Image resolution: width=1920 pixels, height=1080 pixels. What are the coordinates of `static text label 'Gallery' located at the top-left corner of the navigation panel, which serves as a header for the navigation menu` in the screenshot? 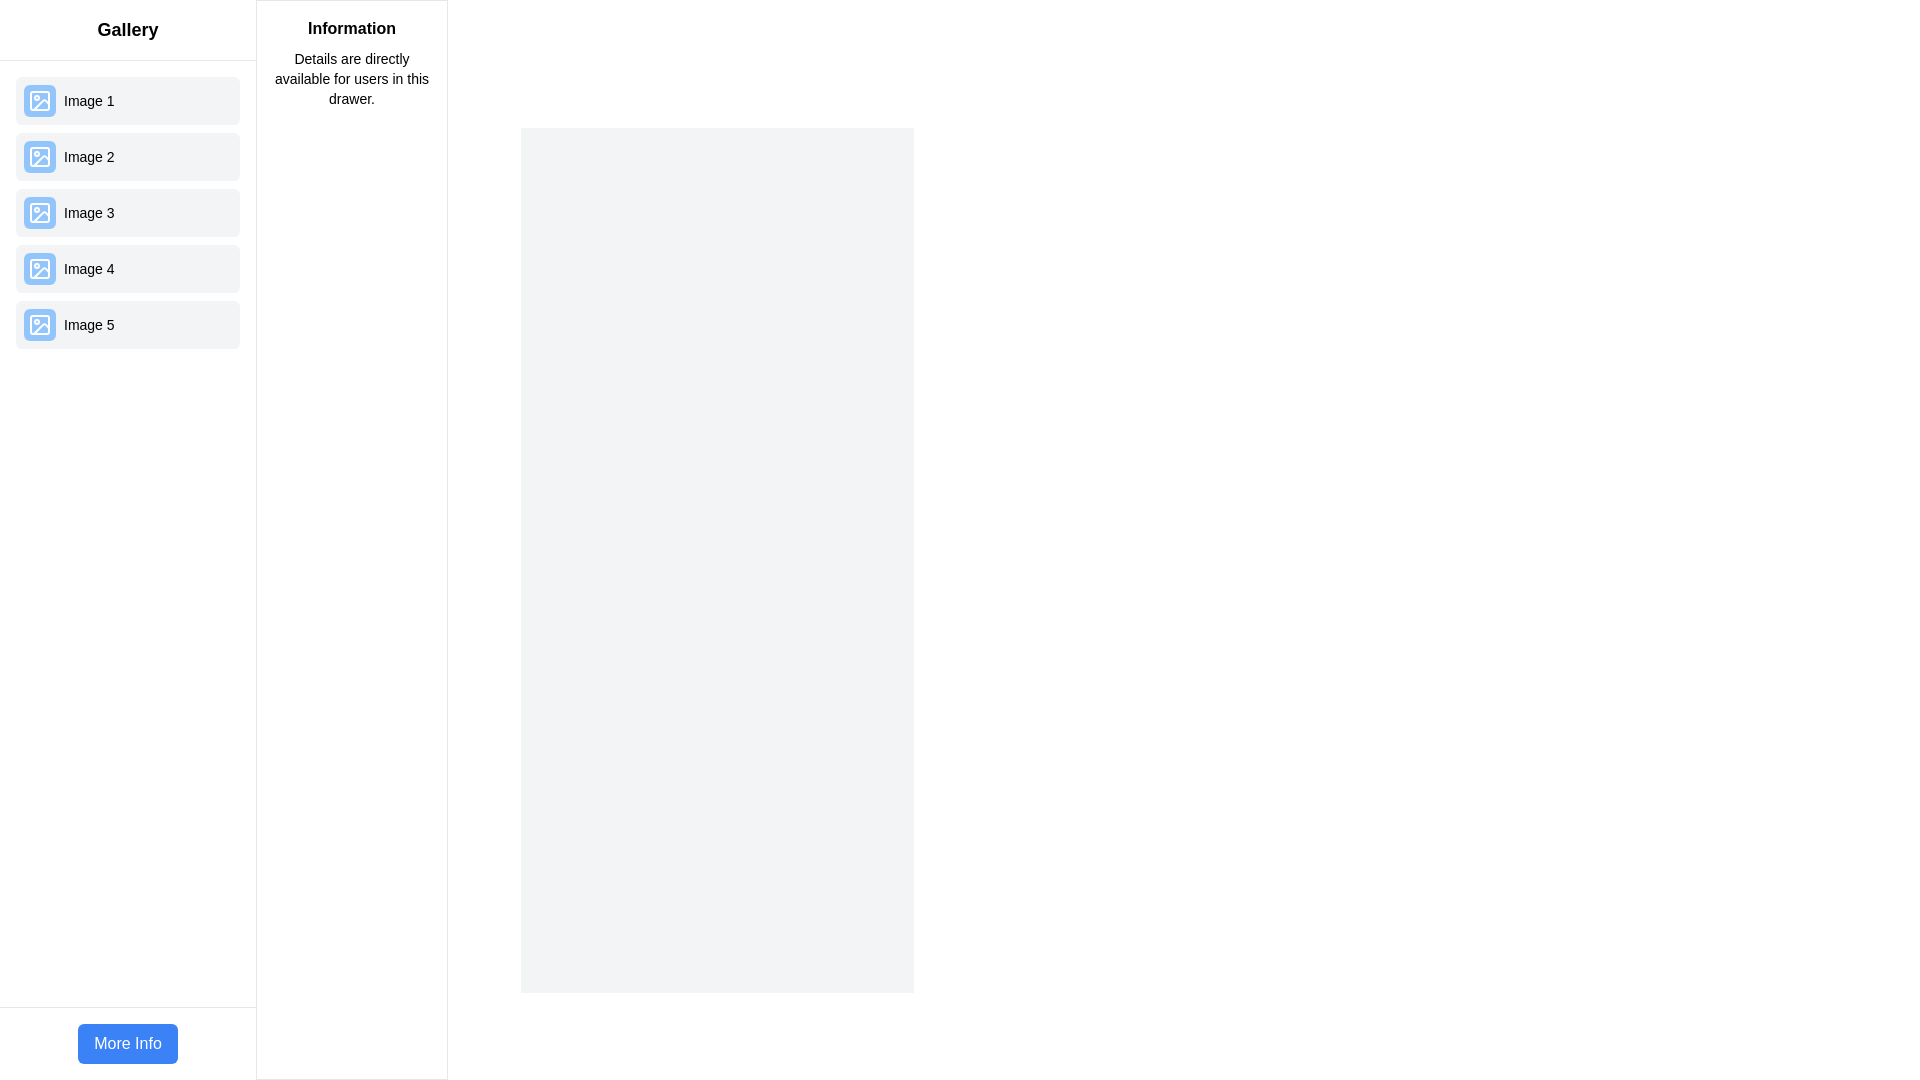 It's located at (127, 30).